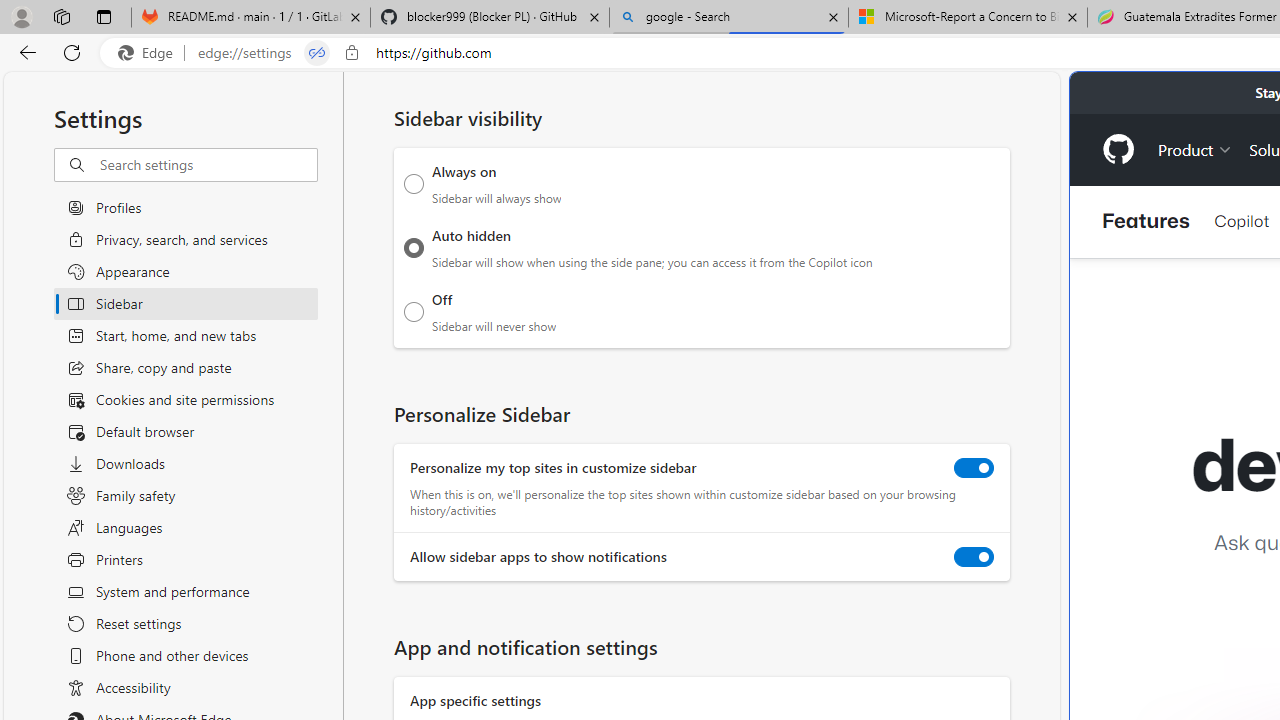 This screenshot has height=720, width=1280. What do you see at coordinates (1195, 148) in the screenshot?
I see `'Product'` at bounding box center [1195, 148].